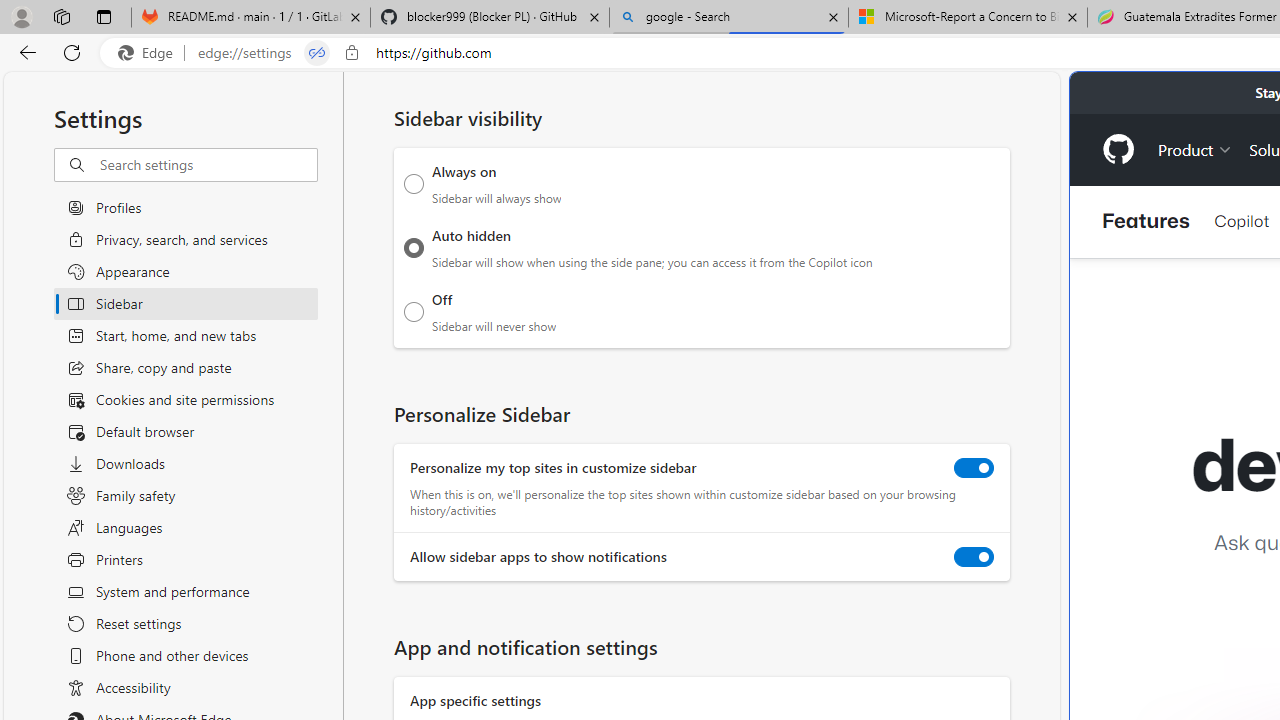 This screenshot has height=720, width=1280. What do you see at coordinates (1195, 148) in the screenshot?
I see `'Product'` at bounding box center [1195, 148].